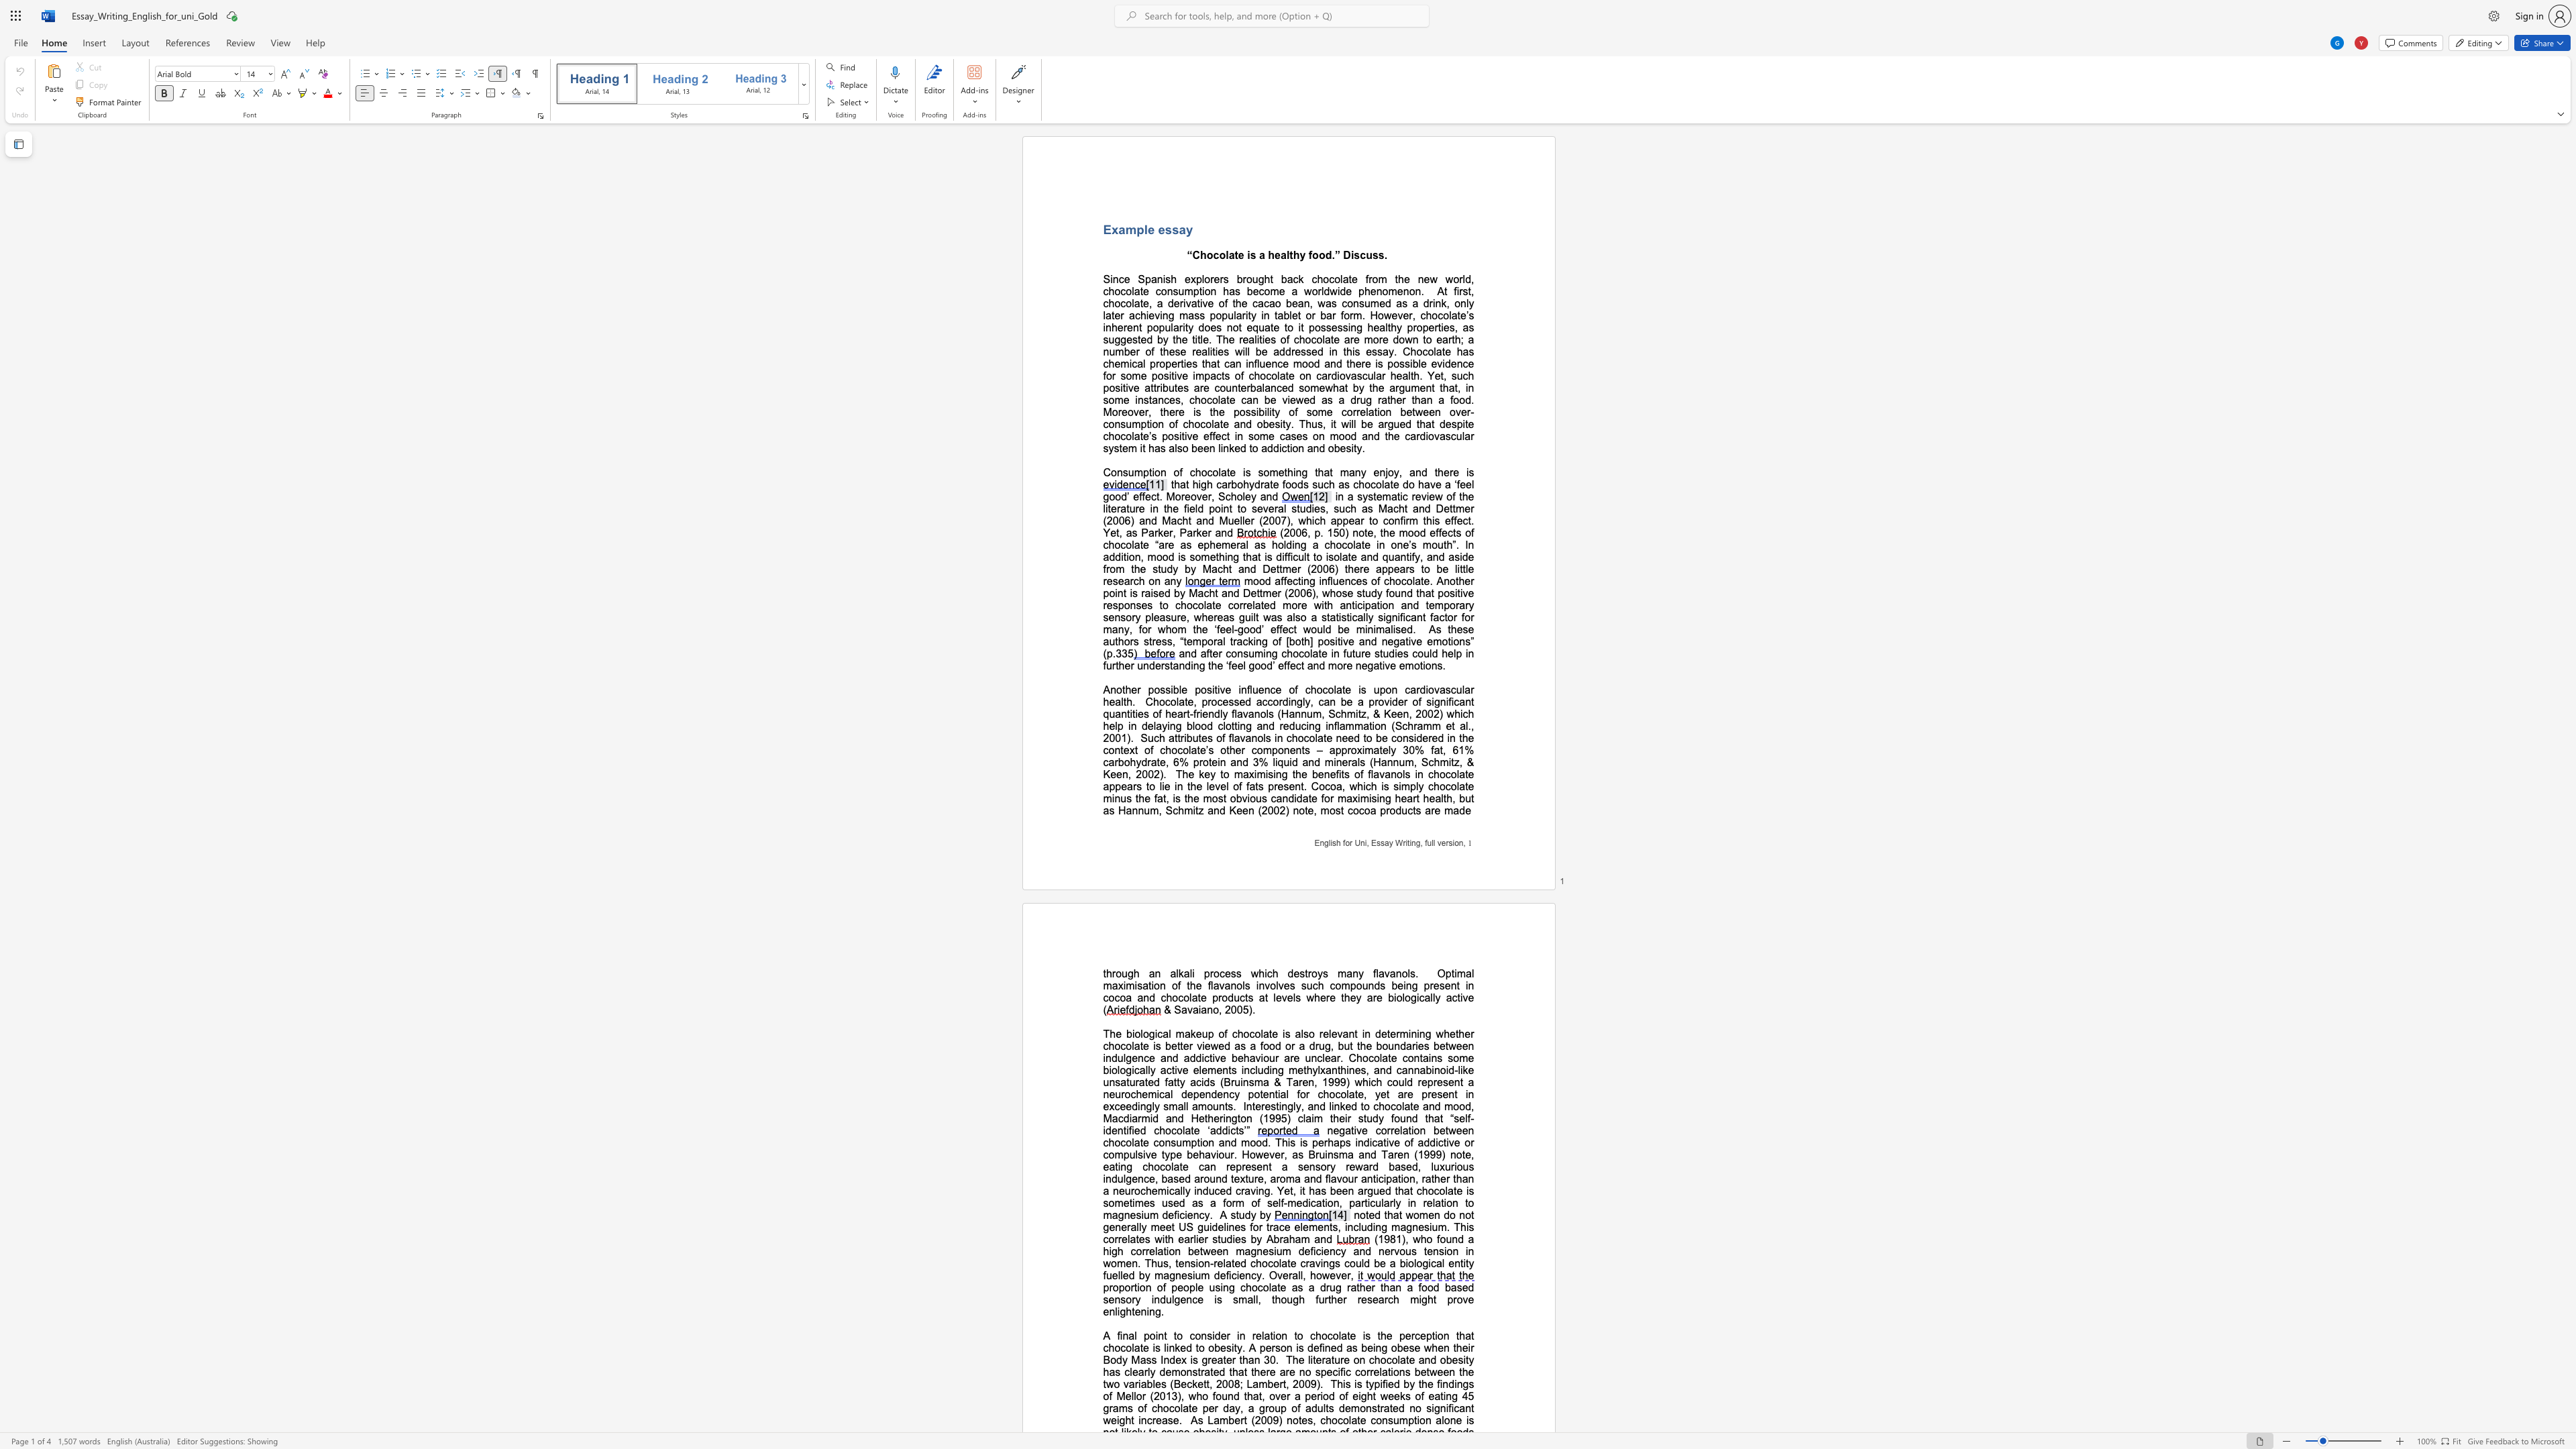 This screenshot has width=2576, height=1449. I want to click on the subset text "is better viewed as a food or a drug, but the boundaries between indulg" within the text "whether chocolate is better viewed as a food or a drug, but the boundaries between indulgence and addictive behaviour are unclear. Chocolate", so click(1152, 1044).